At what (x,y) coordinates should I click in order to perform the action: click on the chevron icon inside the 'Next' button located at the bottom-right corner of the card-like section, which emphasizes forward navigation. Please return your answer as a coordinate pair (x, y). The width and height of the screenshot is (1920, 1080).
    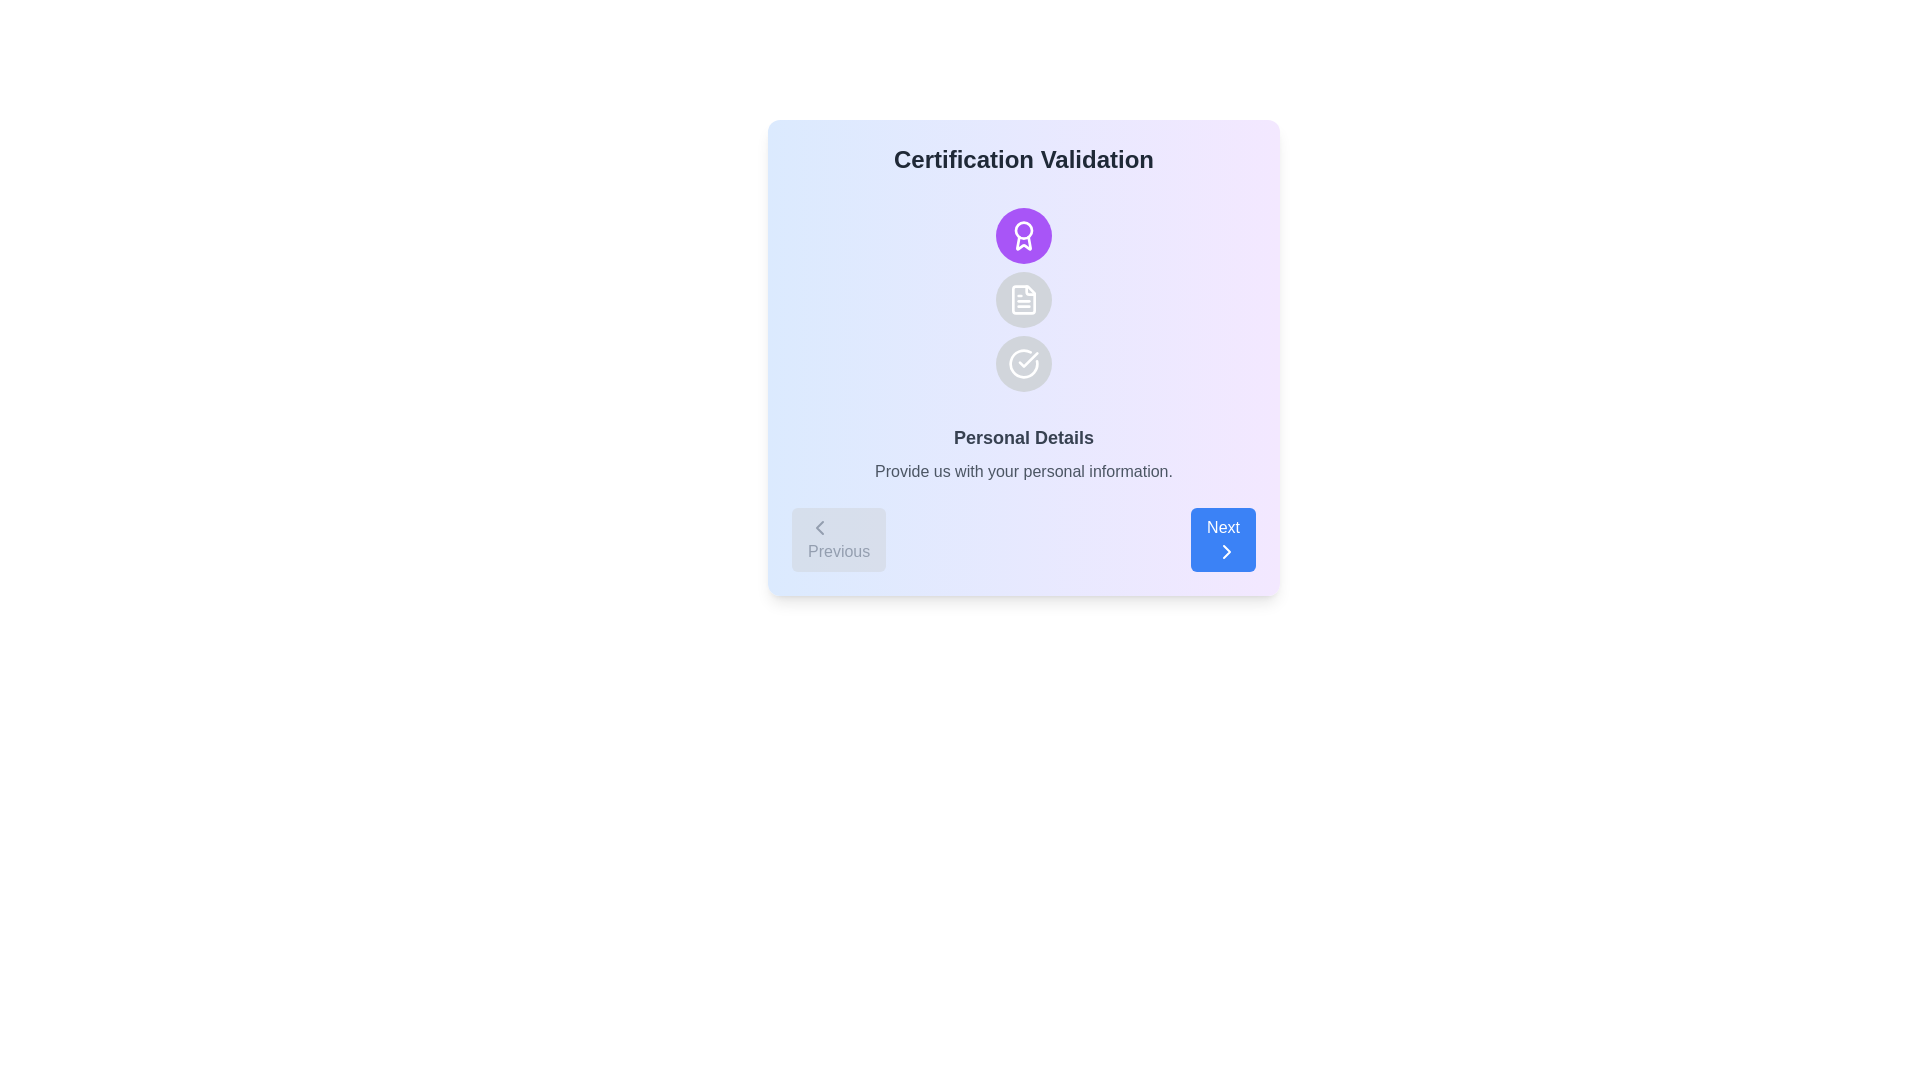
    Looking at the image, I should click on (1226, 551).